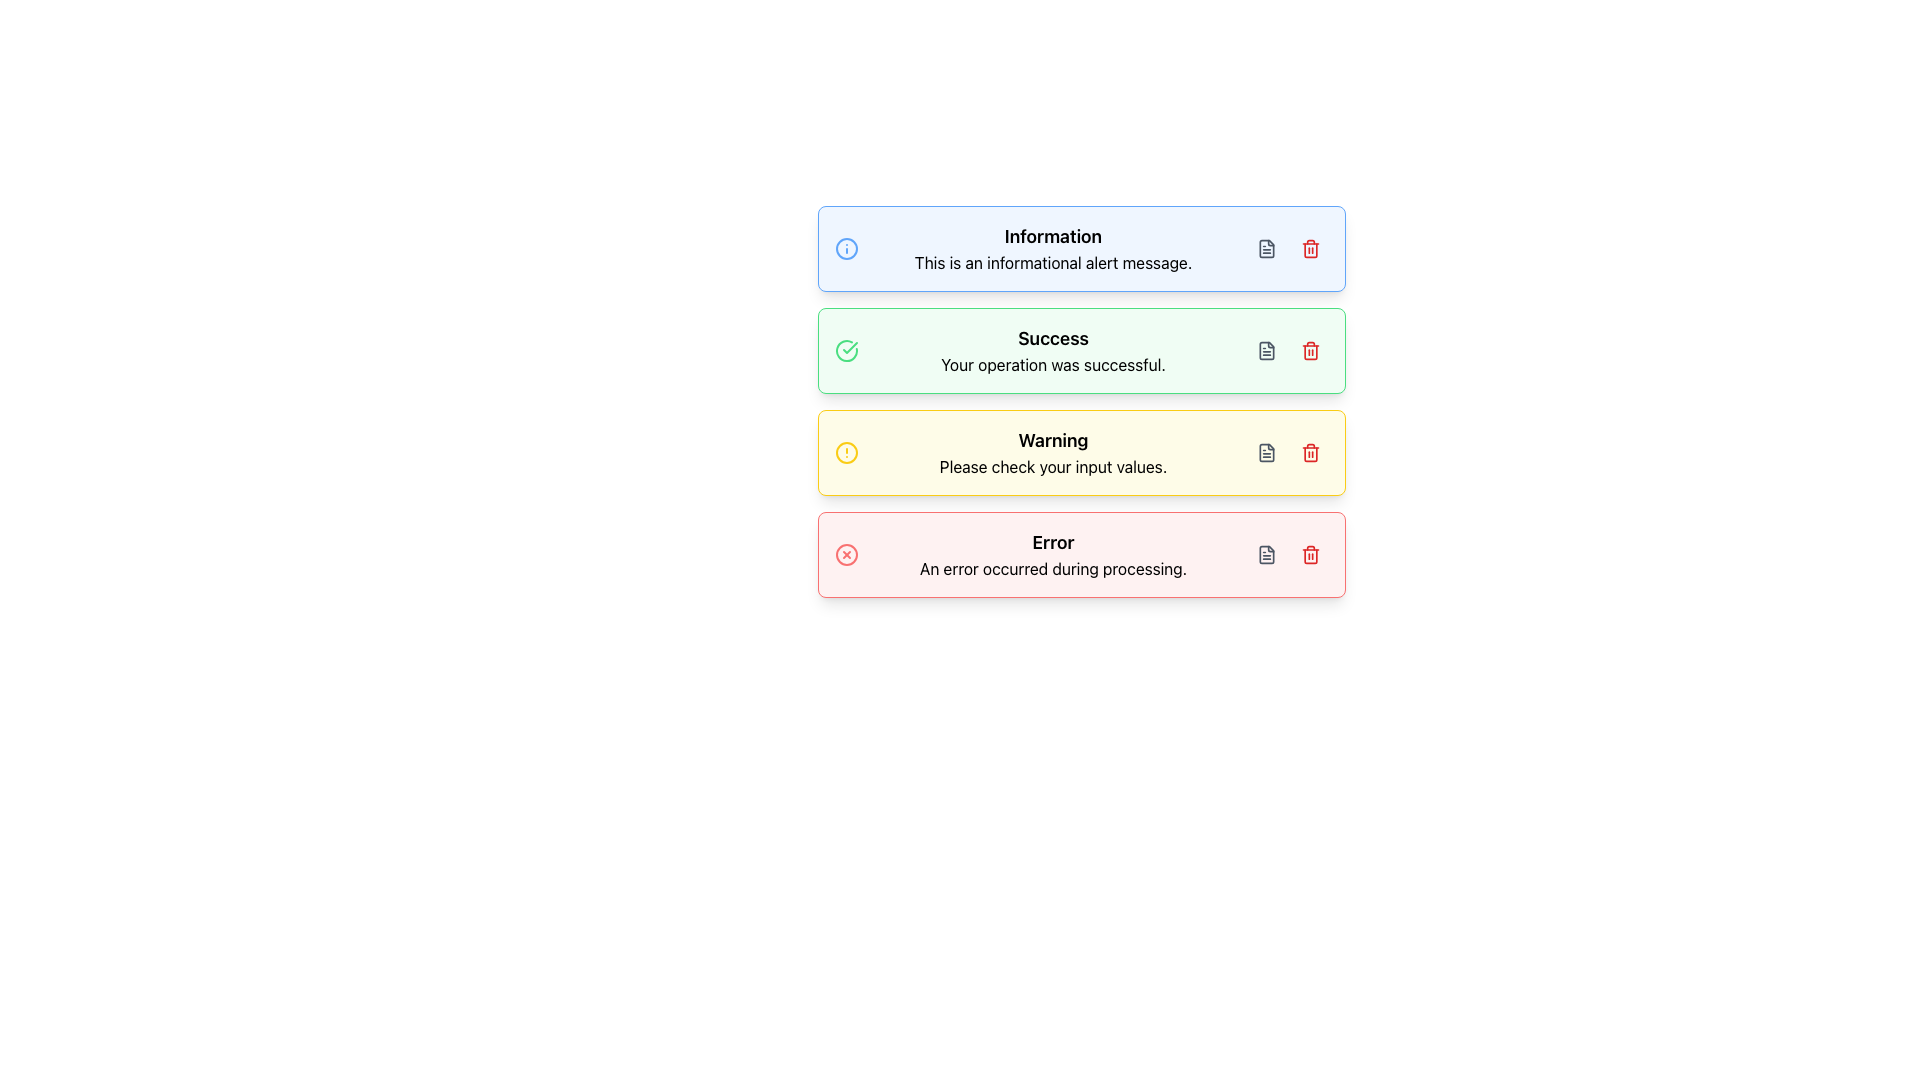 The image size is (1920, 1080). Describe the element at coordinates (1052, 555) in the screenshot. I see `text block titled 'Error' which contains the message 'An error occurred during processing.' This text block is centrally aligned within a red-bordered rectangular box against a light red background` at that location.